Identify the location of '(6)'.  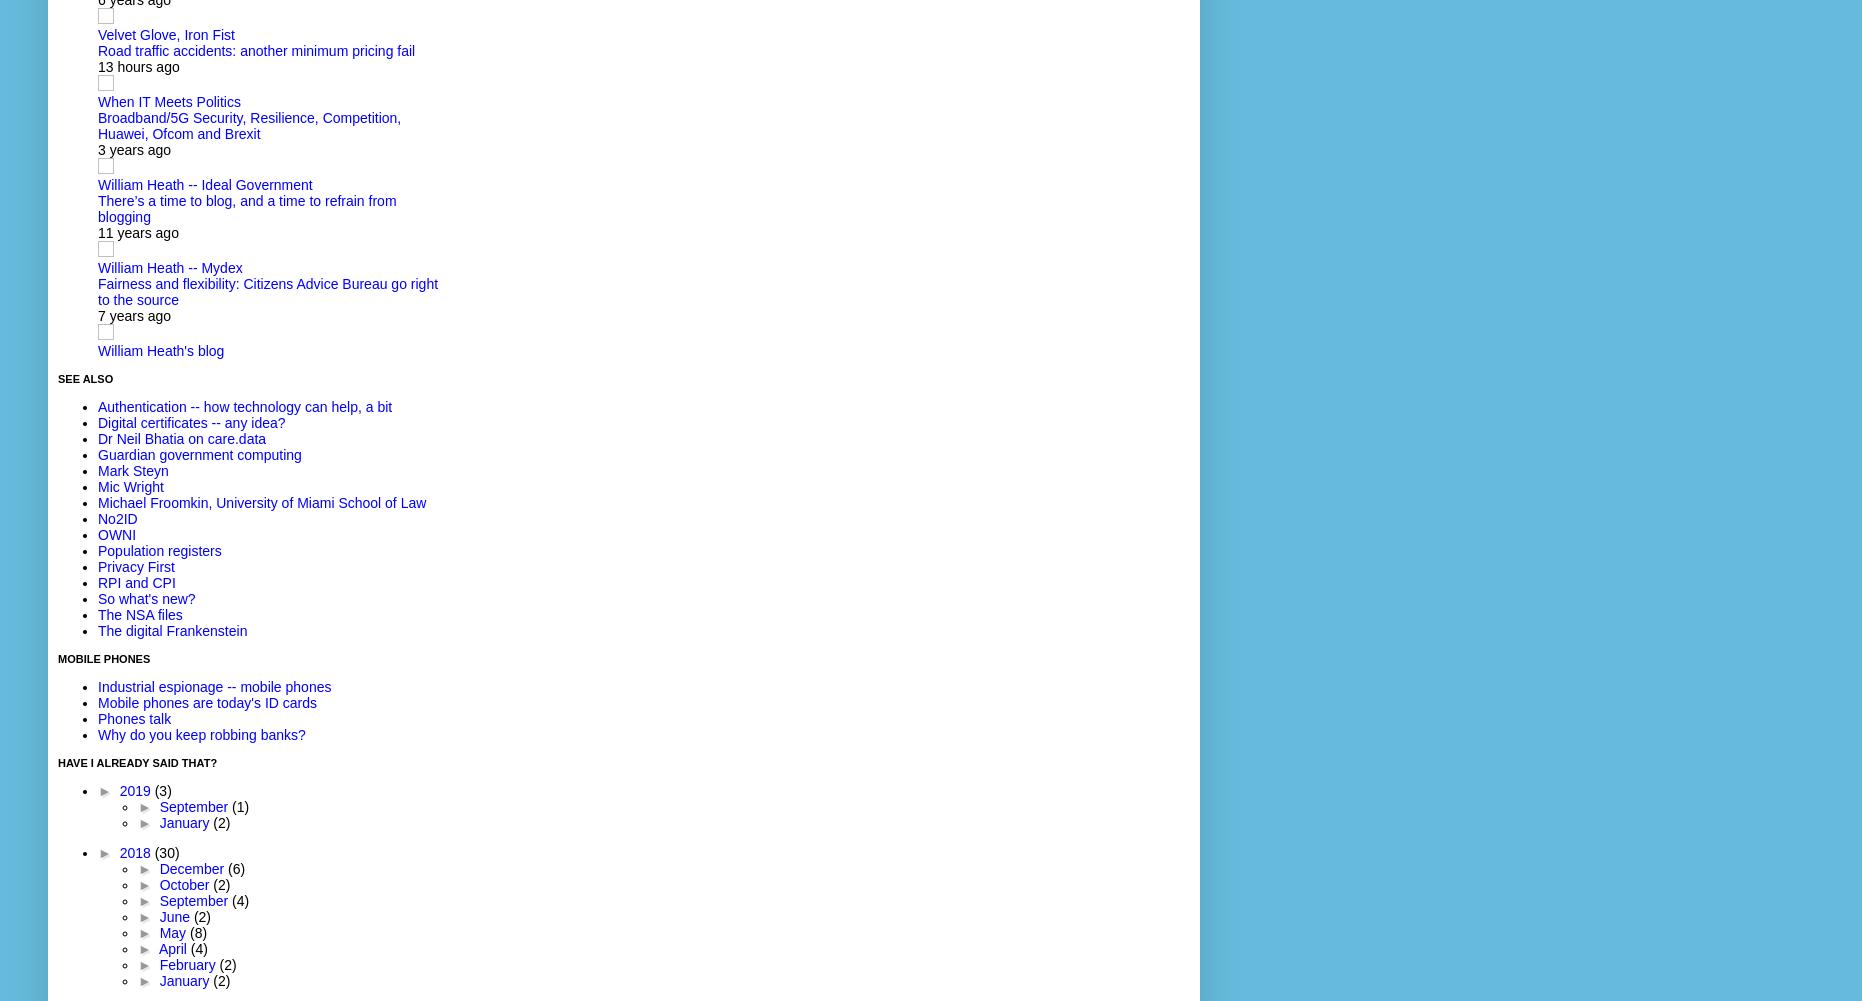
(236, 868).